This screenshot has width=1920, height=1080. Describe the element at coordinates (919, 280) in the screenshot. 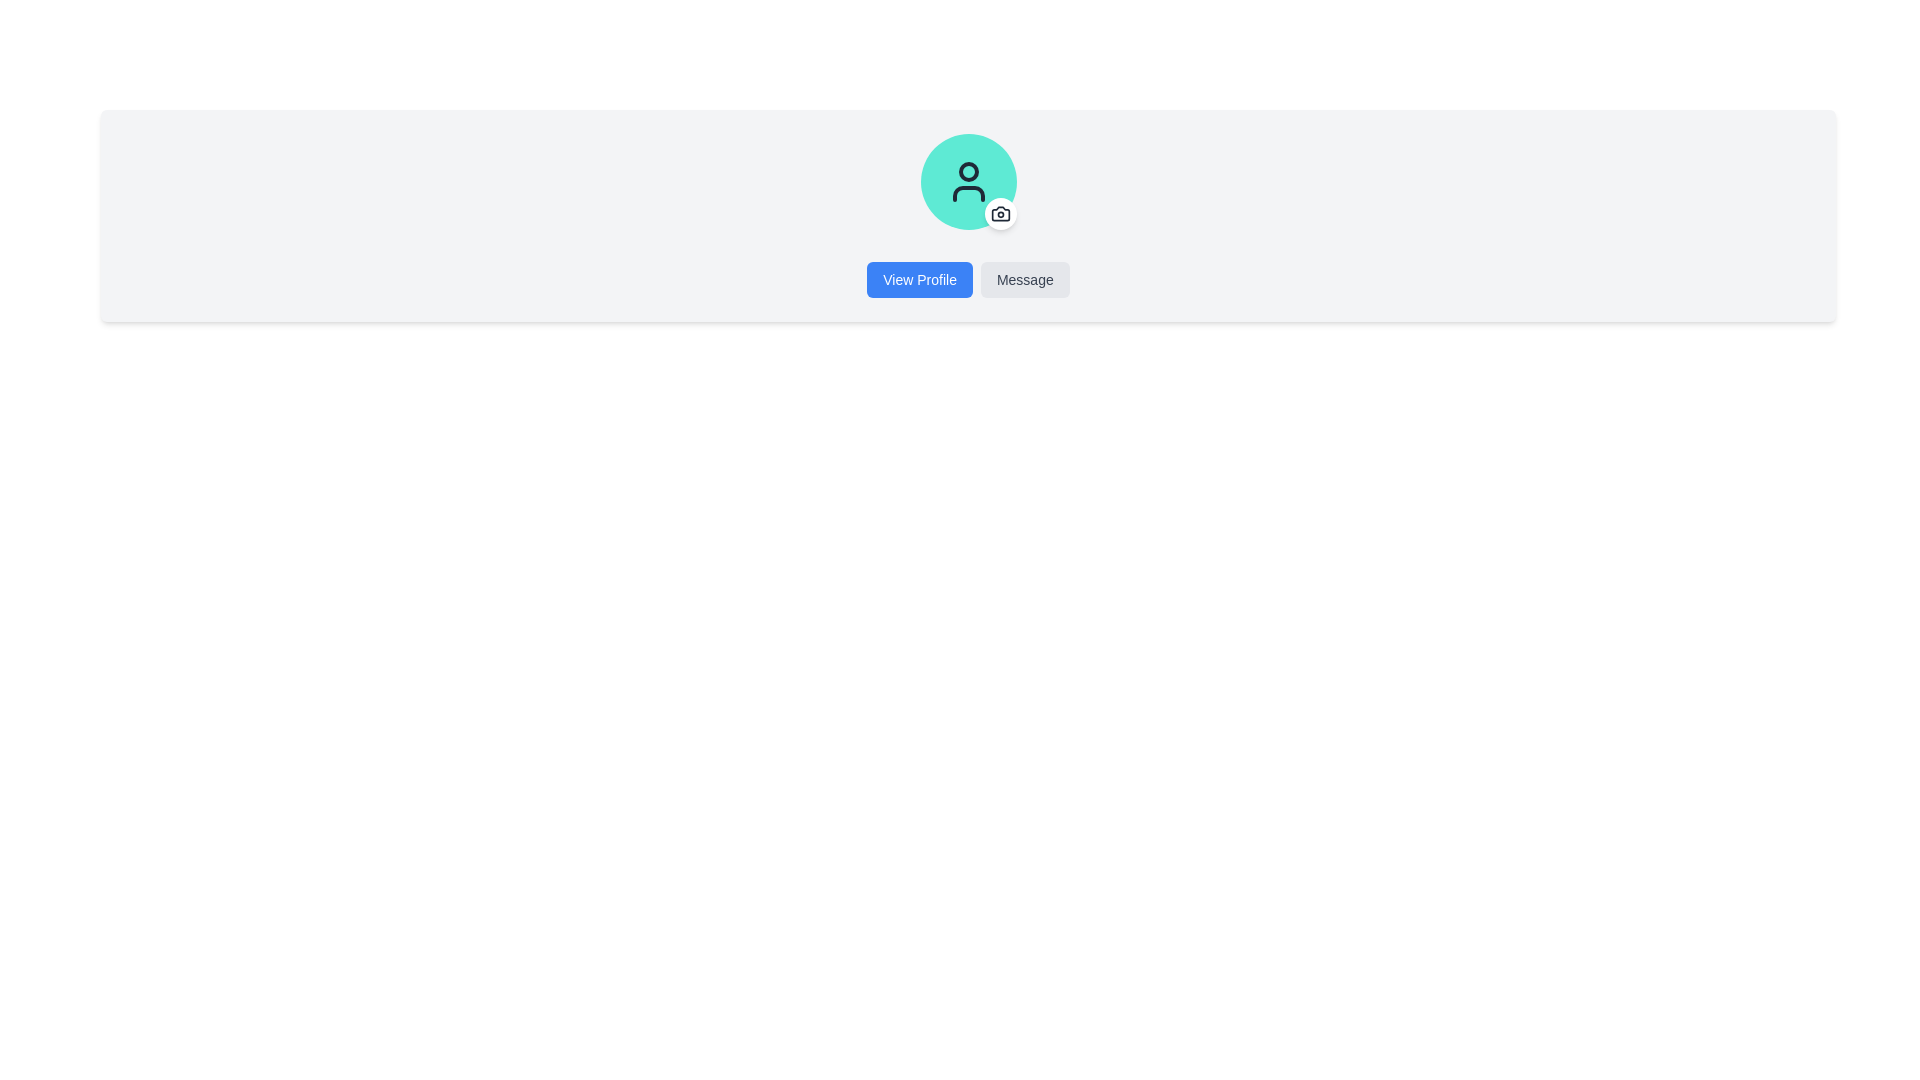

I see `the button located to the left of the 'Message' button, which redirects the user` at that location.